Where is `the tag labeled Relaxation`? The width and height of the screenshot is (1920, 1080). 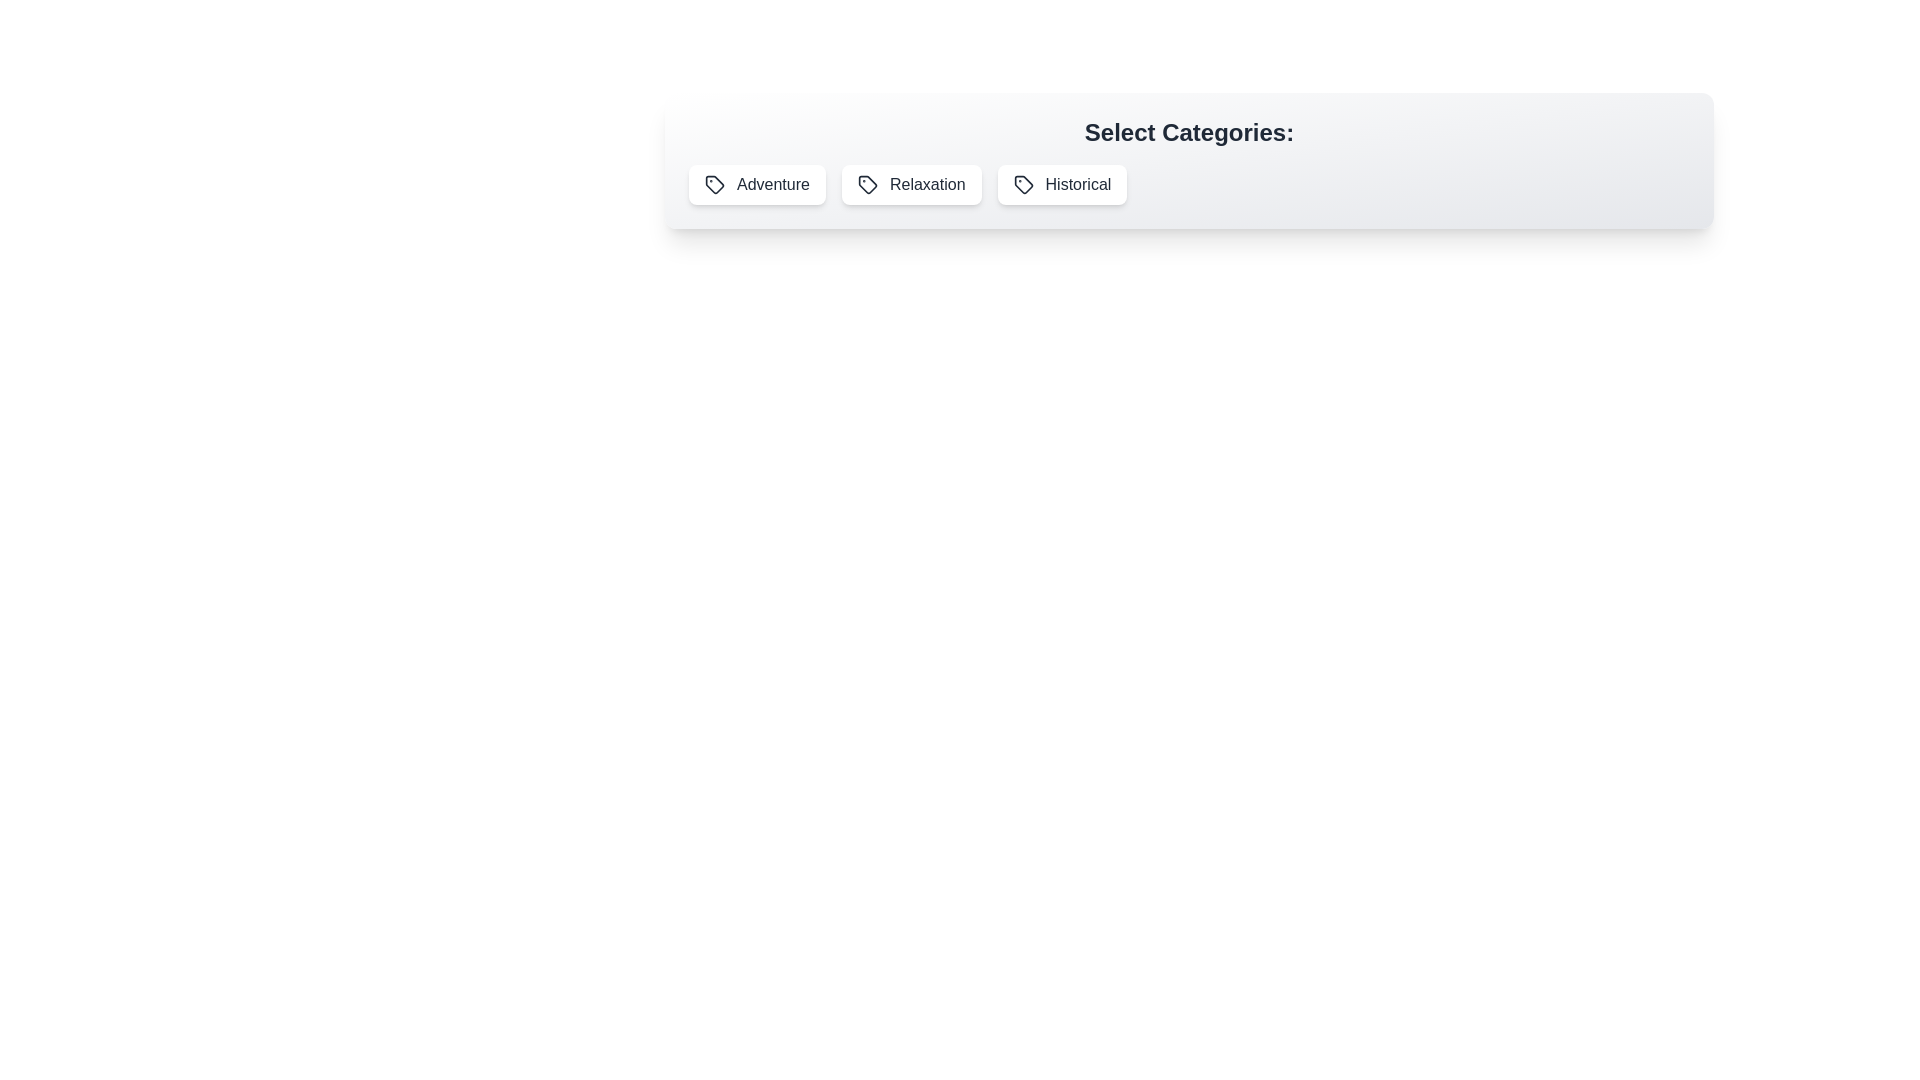
the tag labeled Relaxation is located at coordinates (910, 185).